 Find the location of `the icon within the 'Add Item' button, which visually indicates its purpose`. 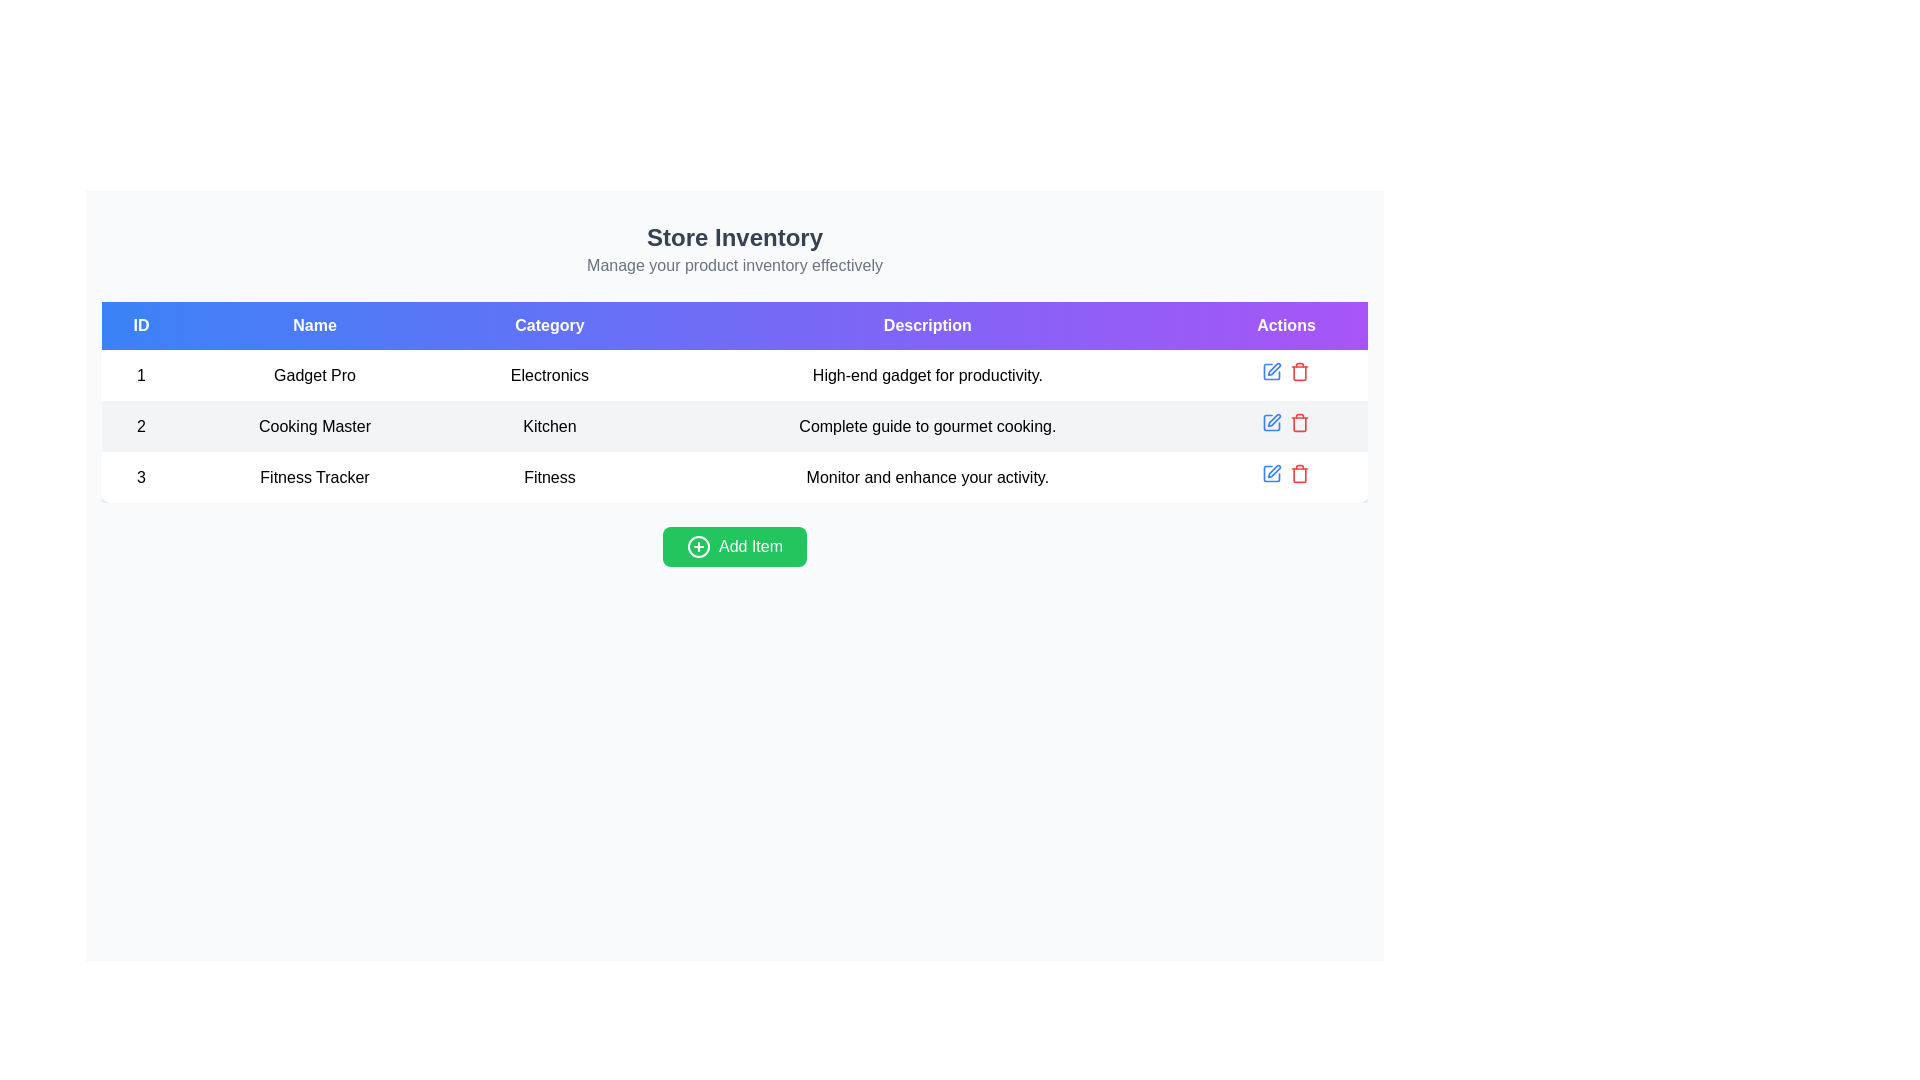

the icon within the 'Add Item' button, which visually indicates its purpose is located at coordinates (699, 547).